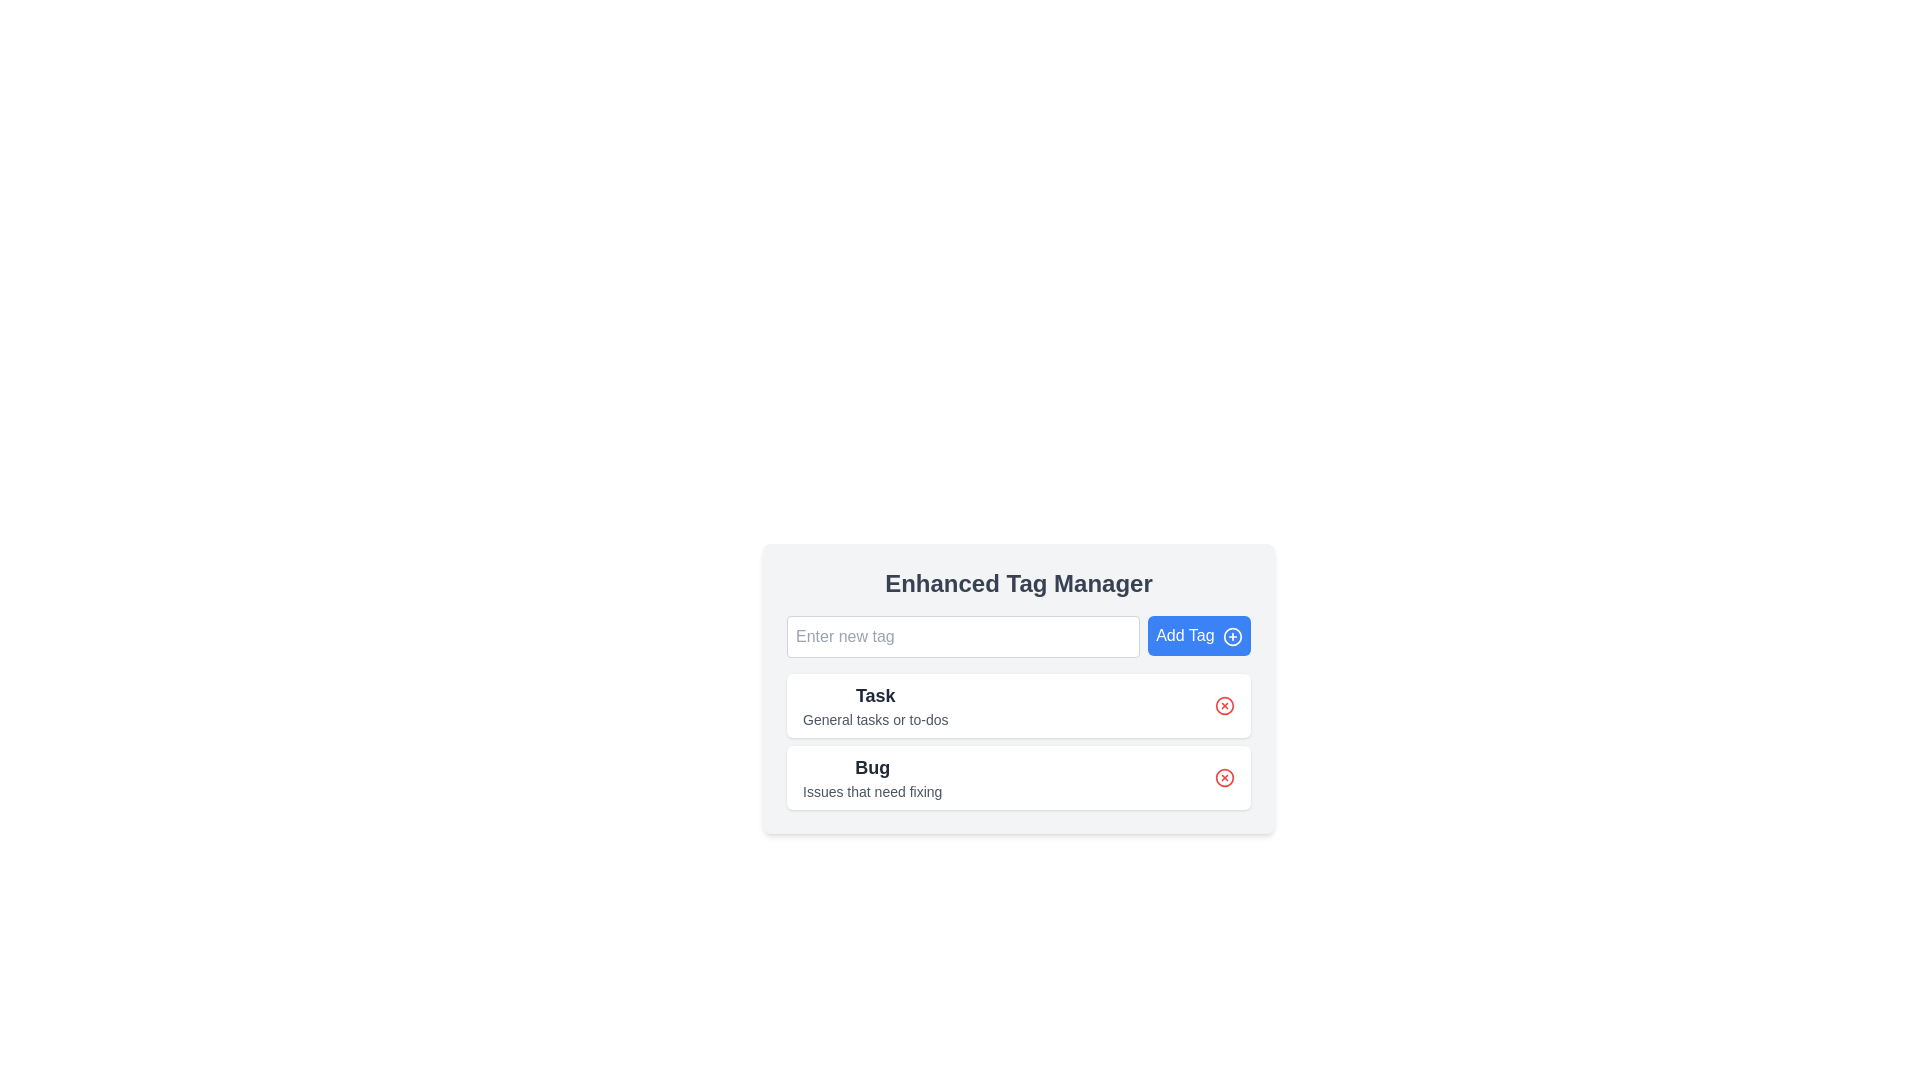  I want to click on the first ListItem titled 'Task', so click(1018, 704).